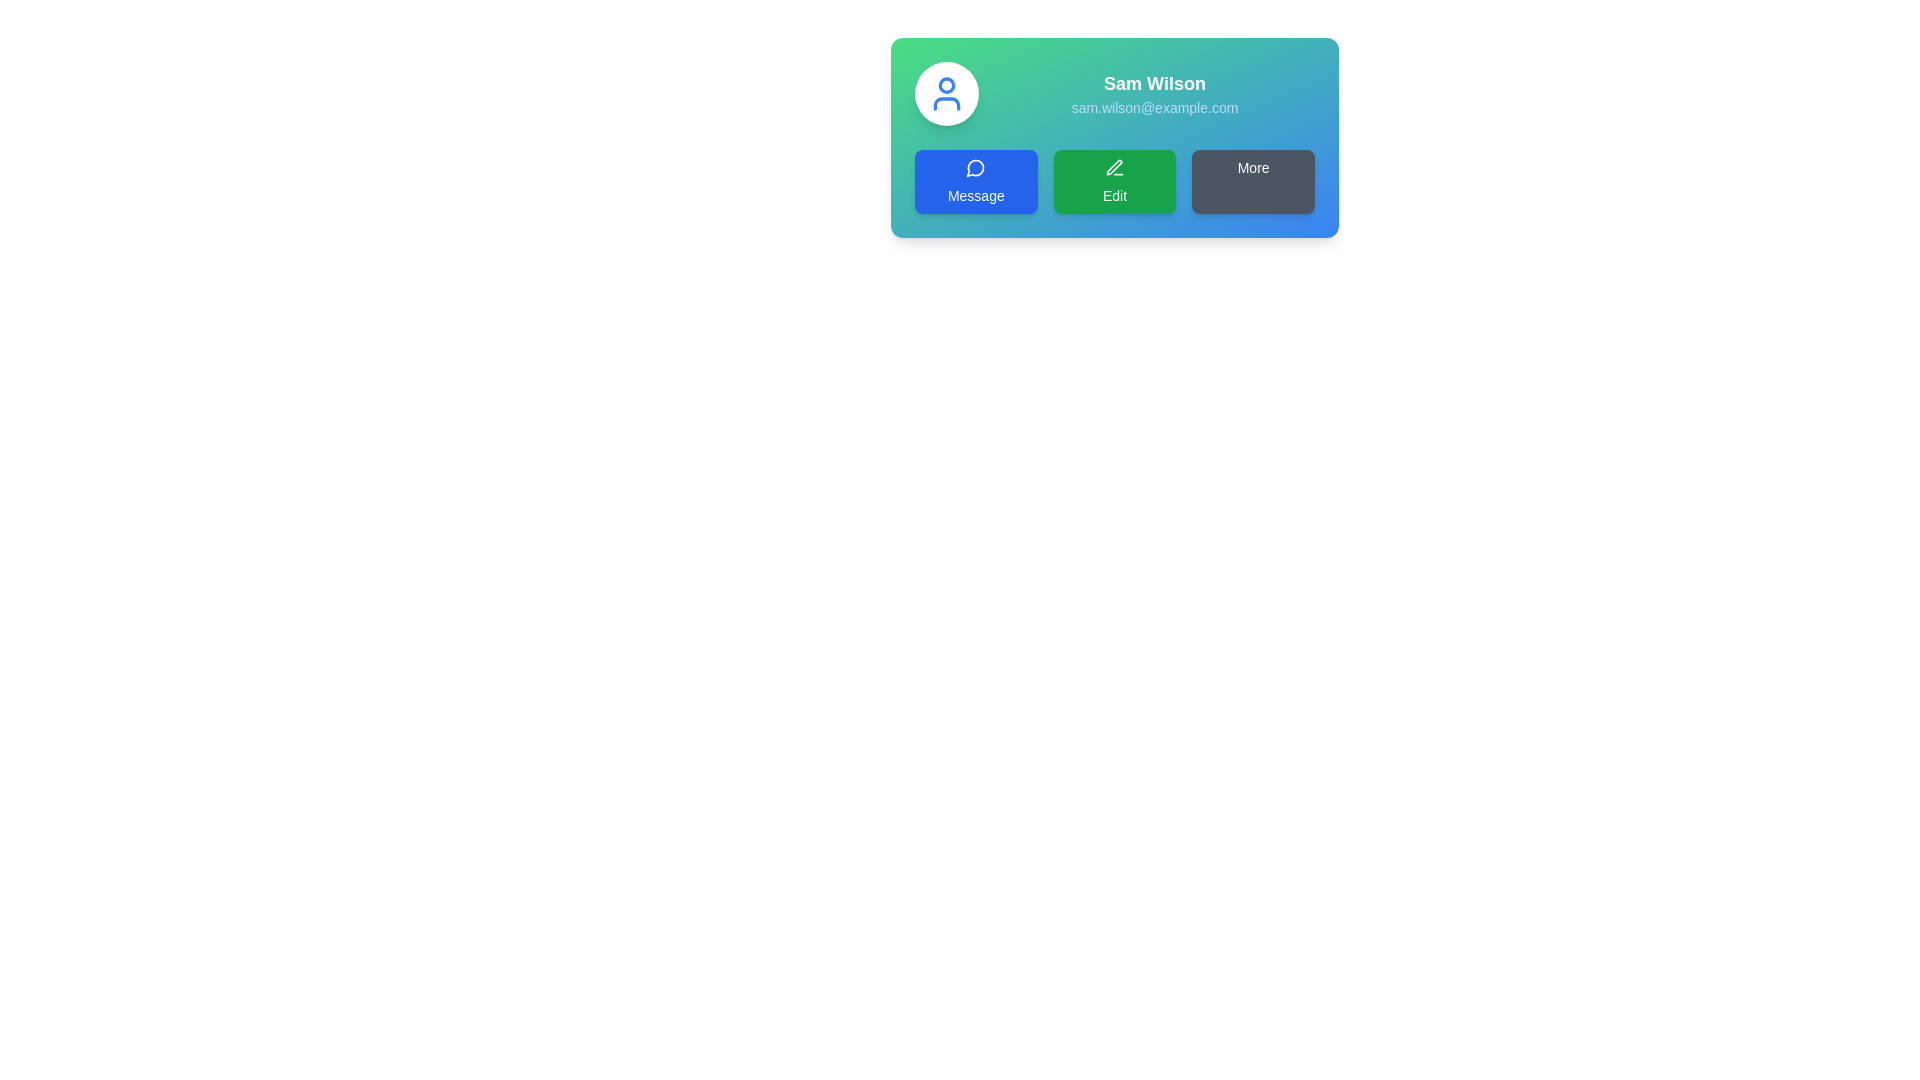 The width and height of the screenshot is (1920, 1080). Describe the element at coordinates (1155, 108) in the screenshot. I see `the text label displaying the email address 'sam.wilson@example.com', which is located directly below the name 'Sam Wilson' within the contact card` at that location.